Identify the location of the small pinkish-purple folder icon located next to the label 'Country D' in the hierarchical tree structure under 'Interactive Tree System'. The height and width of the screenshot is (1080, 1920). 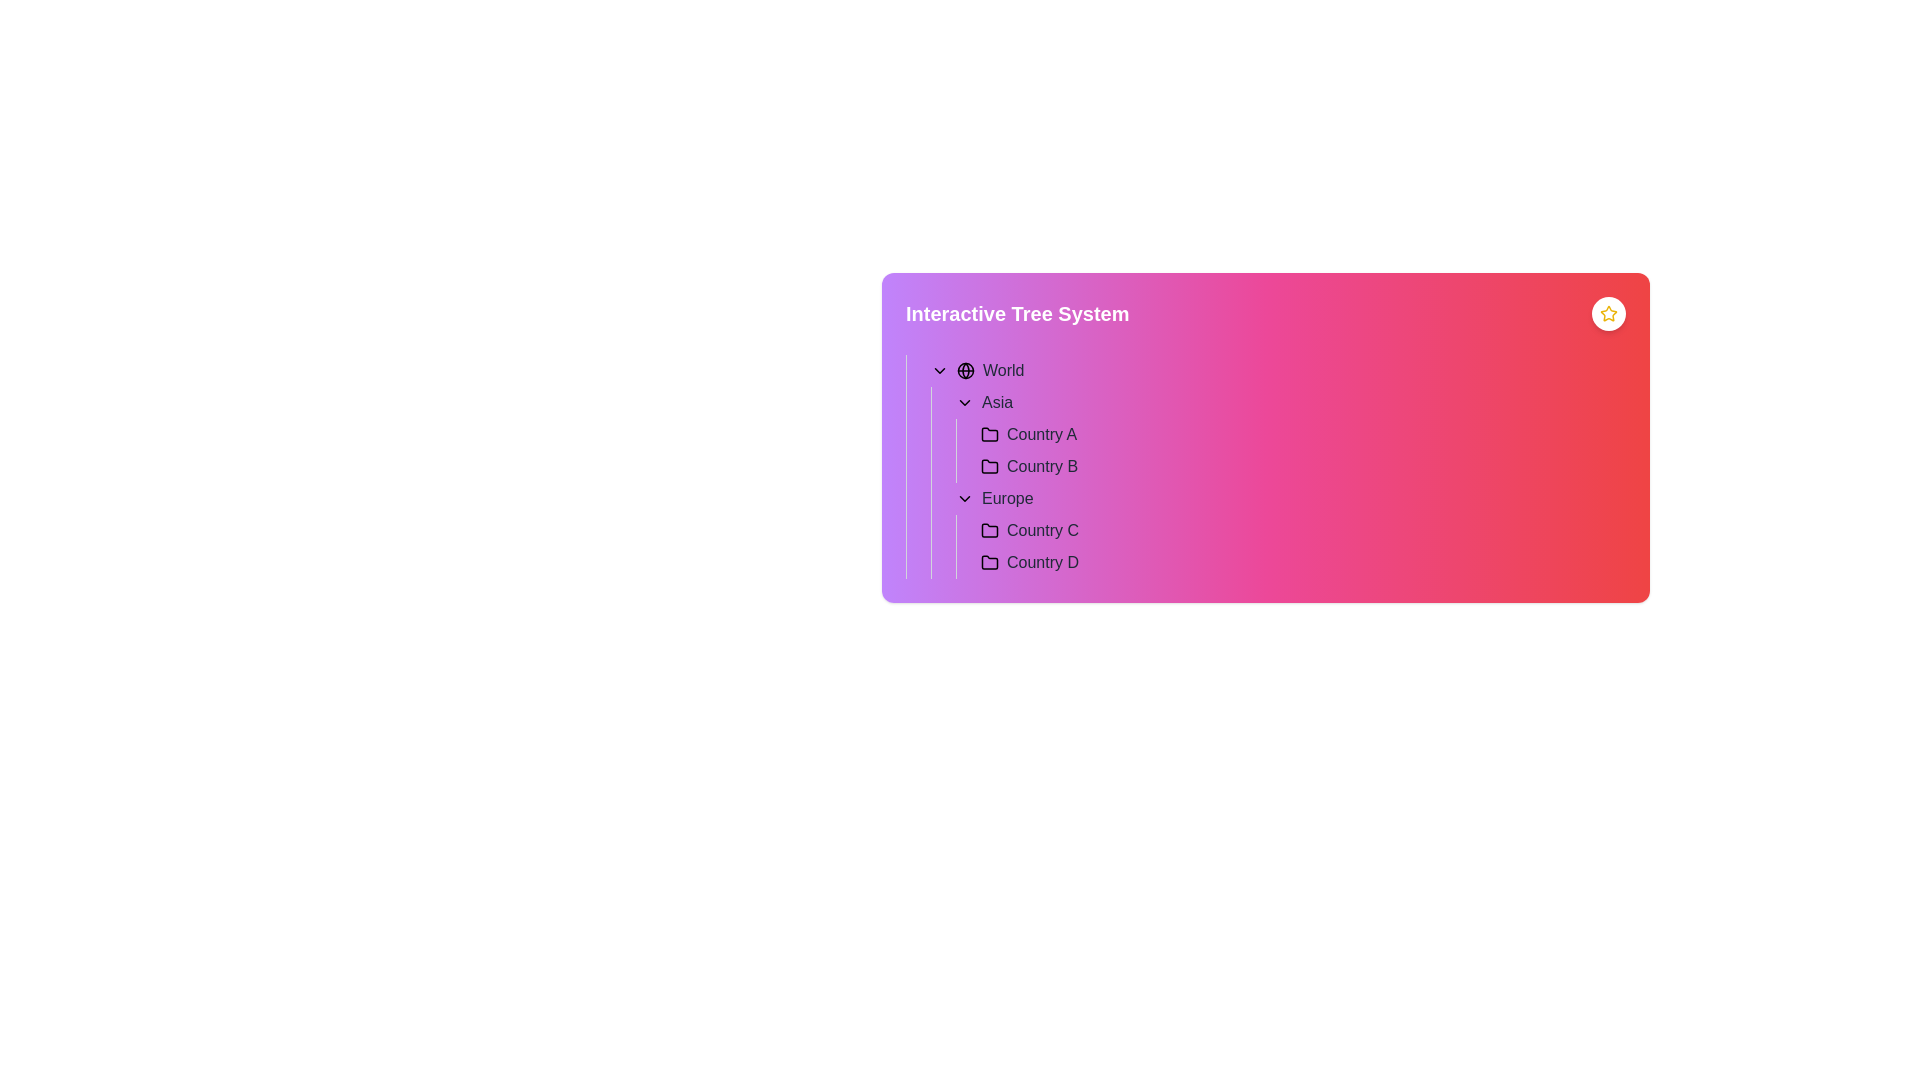
(989, 562).